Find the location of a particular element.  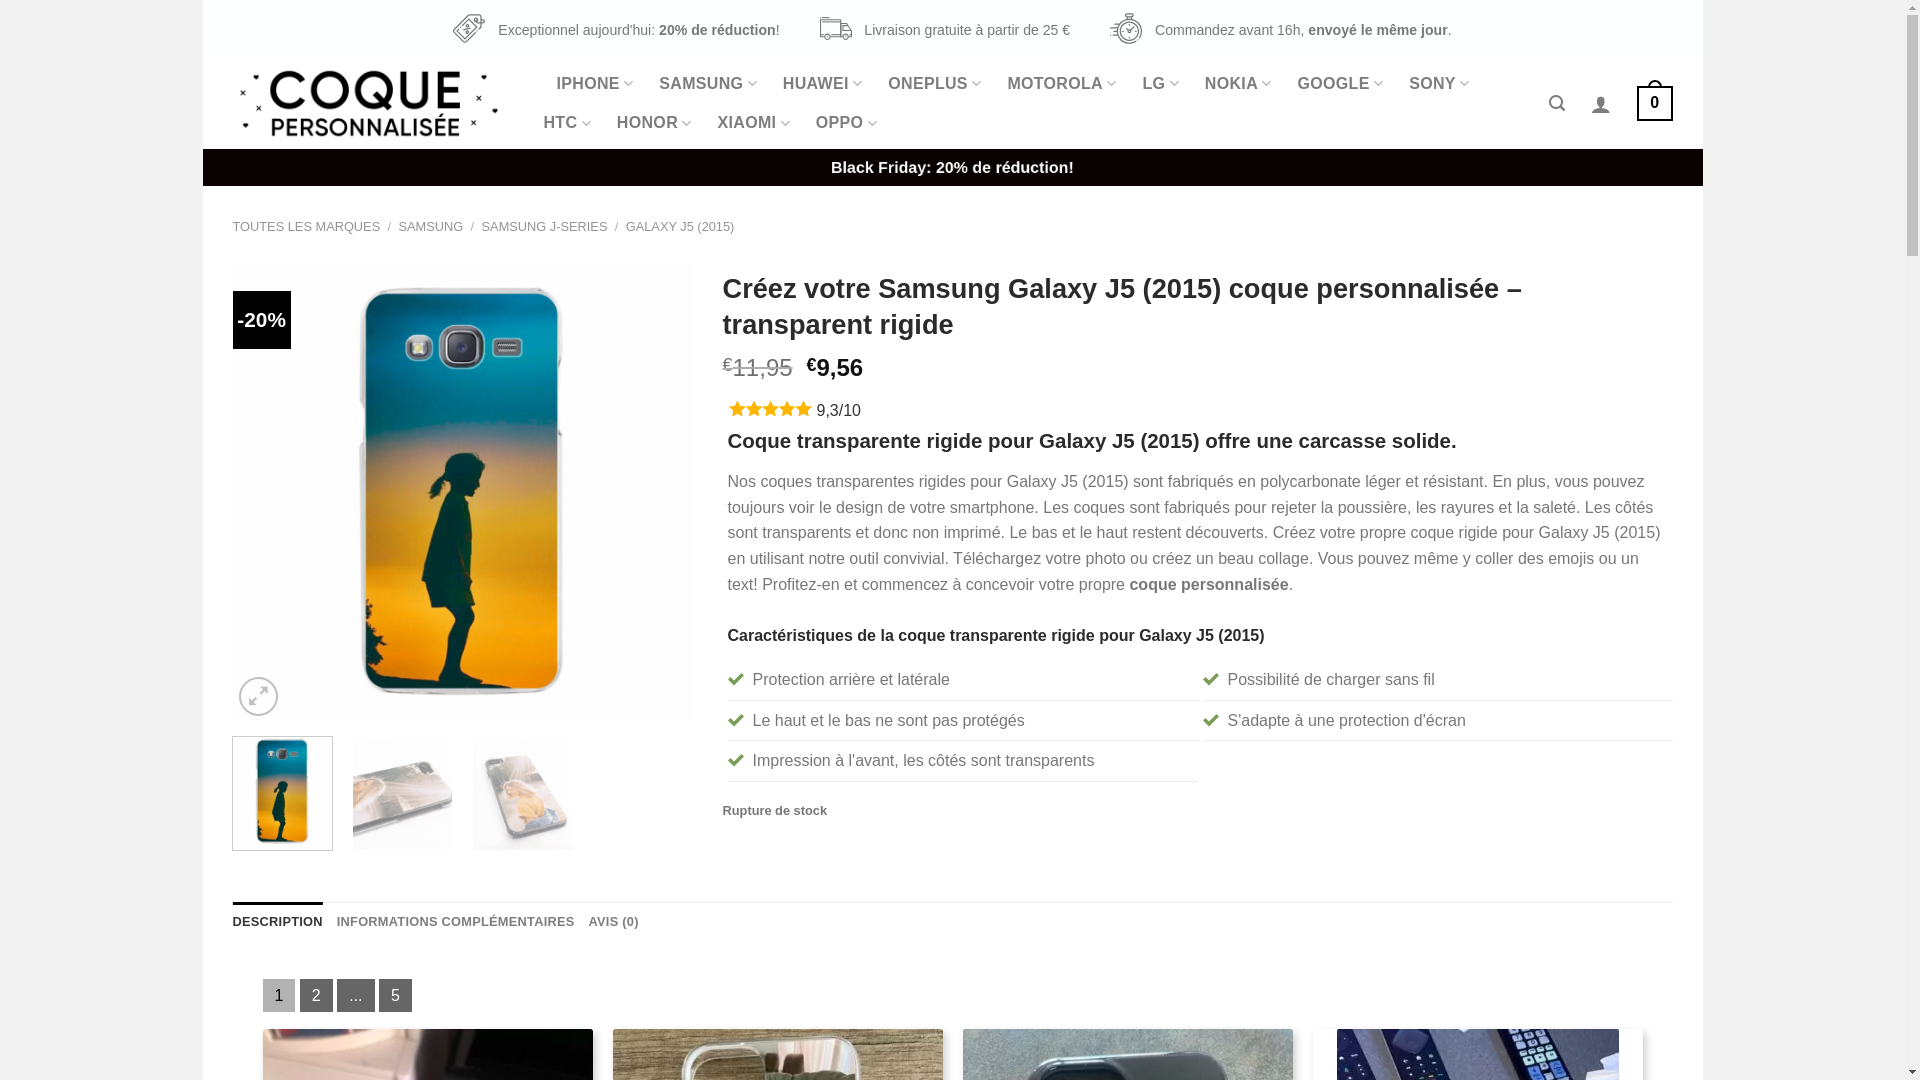

'HUAWEI' is located at coordinates (822, 82).